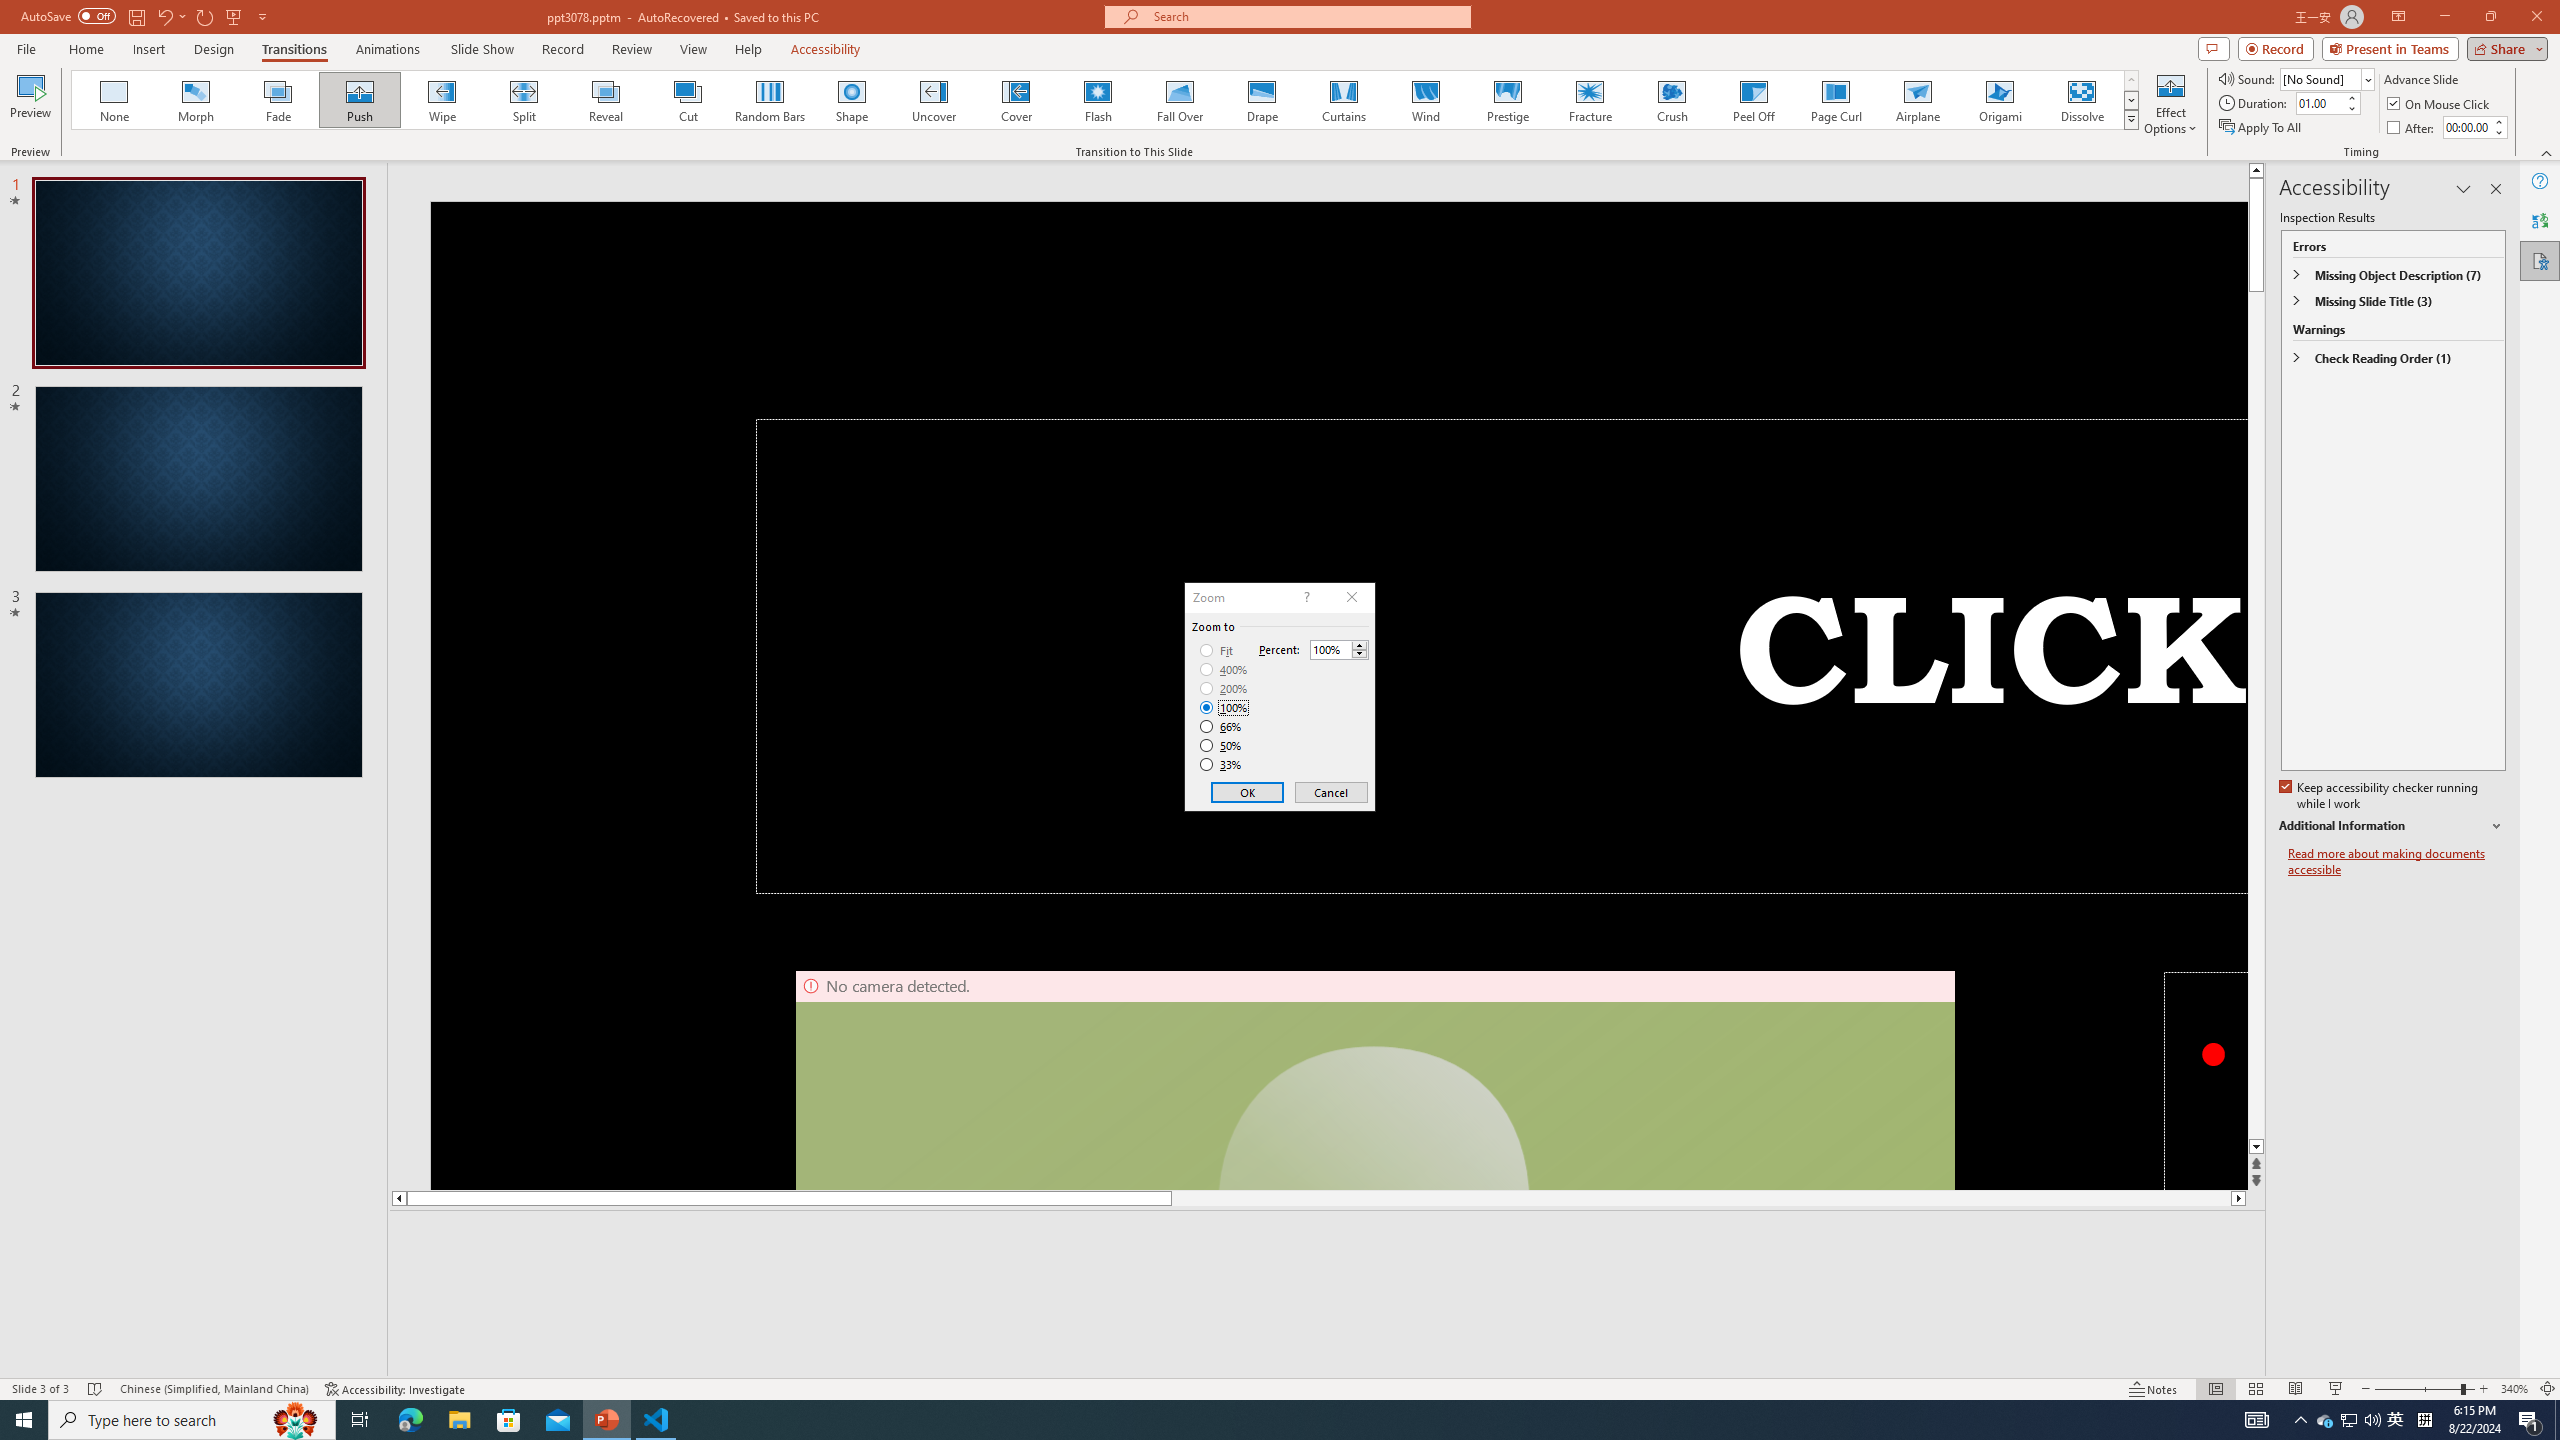  Describe the element at coordinates (2530, 1418) in the screenshot. I see `'Action Center, 1 new notification'` at that location.